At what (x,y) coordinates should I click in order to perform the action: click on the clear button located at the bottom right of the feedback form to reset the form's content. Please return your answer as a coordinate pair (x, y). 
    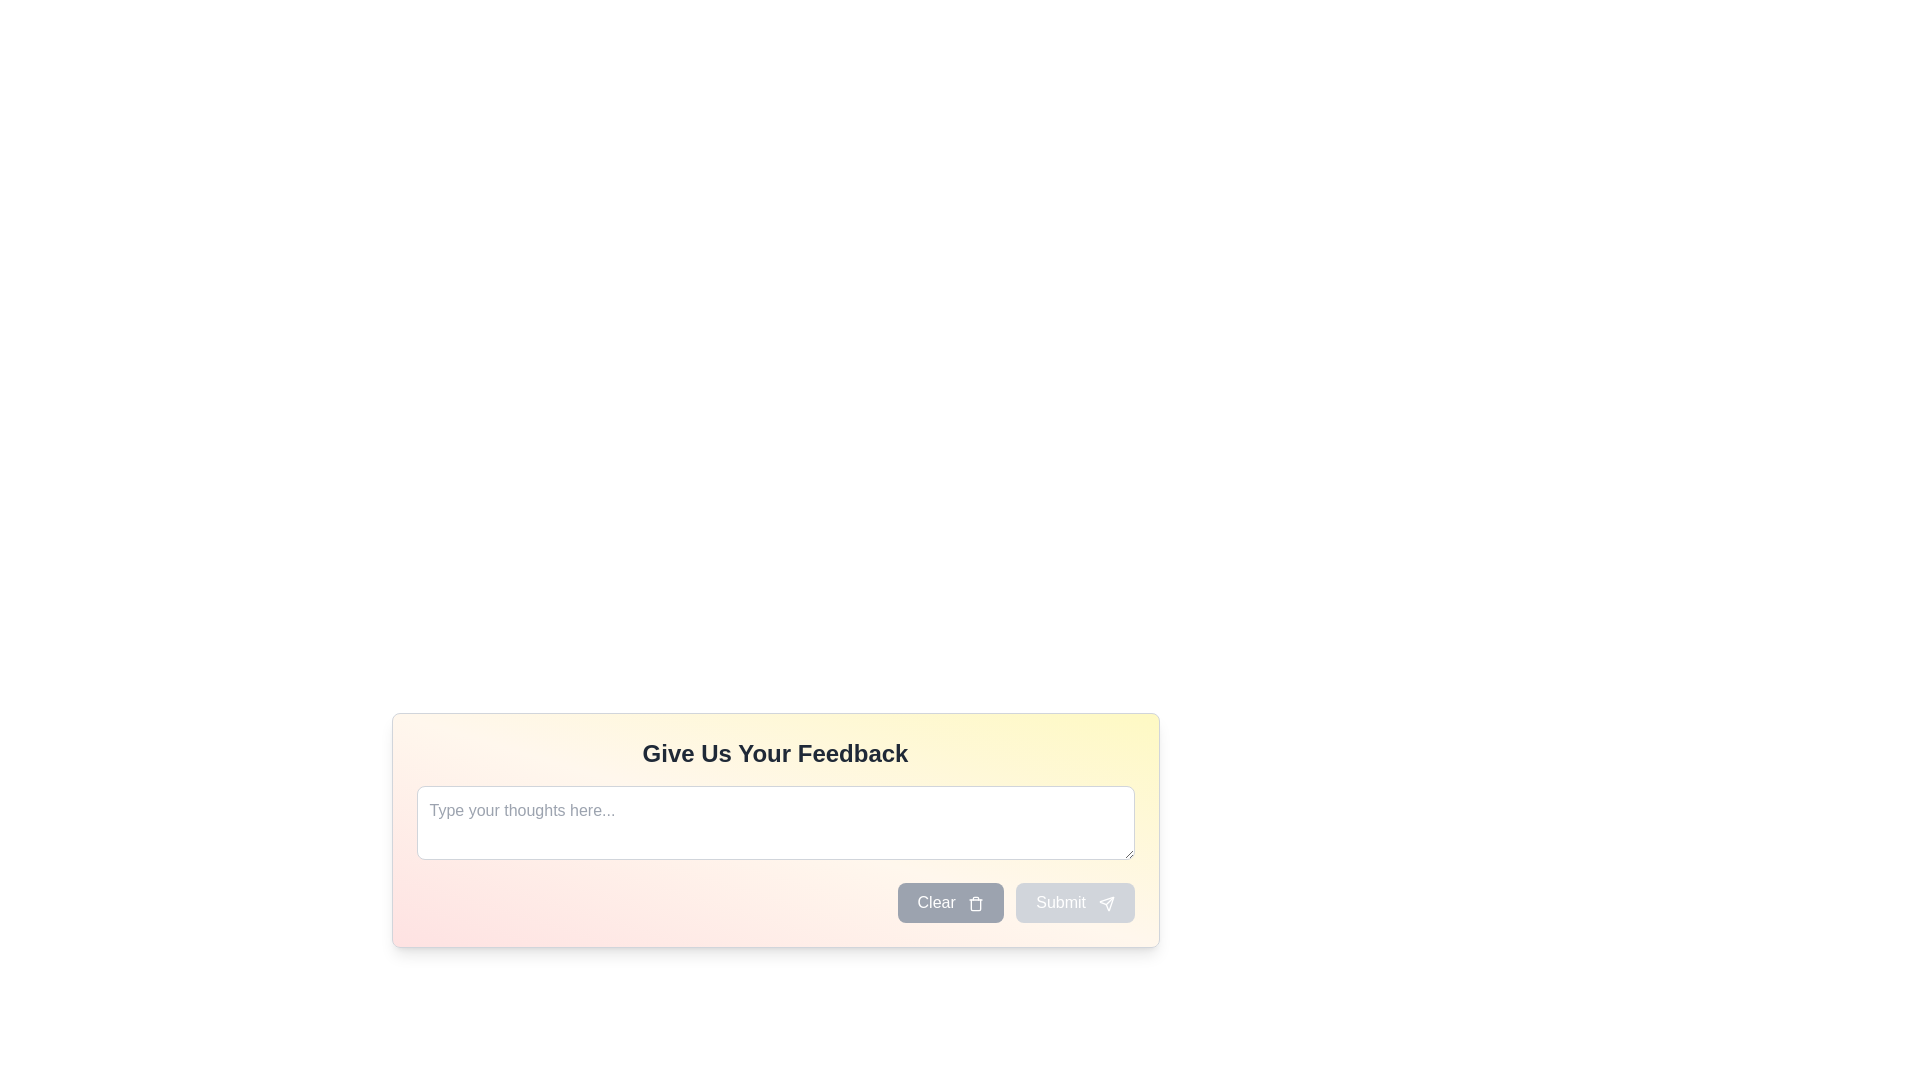
    Looking at the image, I should click on (949, 902).